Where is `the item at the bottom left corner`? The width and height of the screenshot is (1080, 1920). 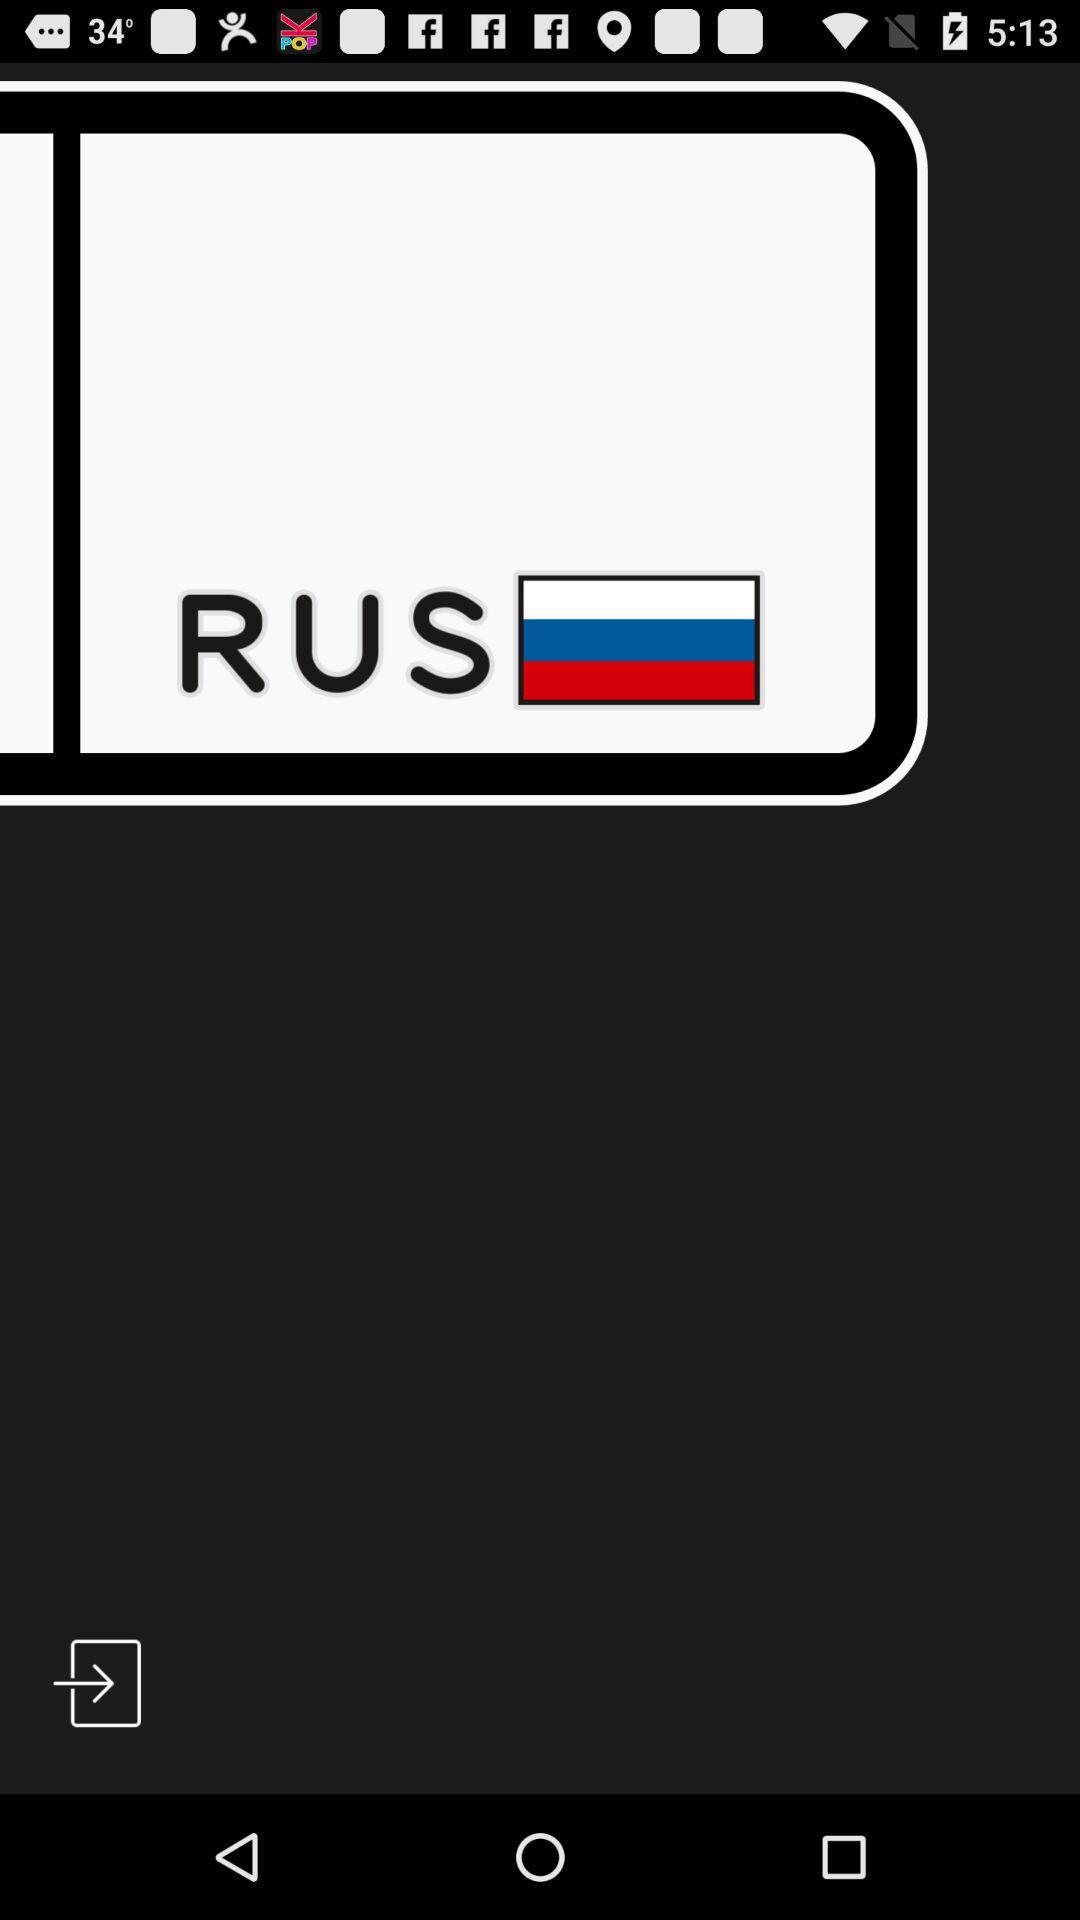 the item at the bottom left corner is located at coordinates (97, 1682).